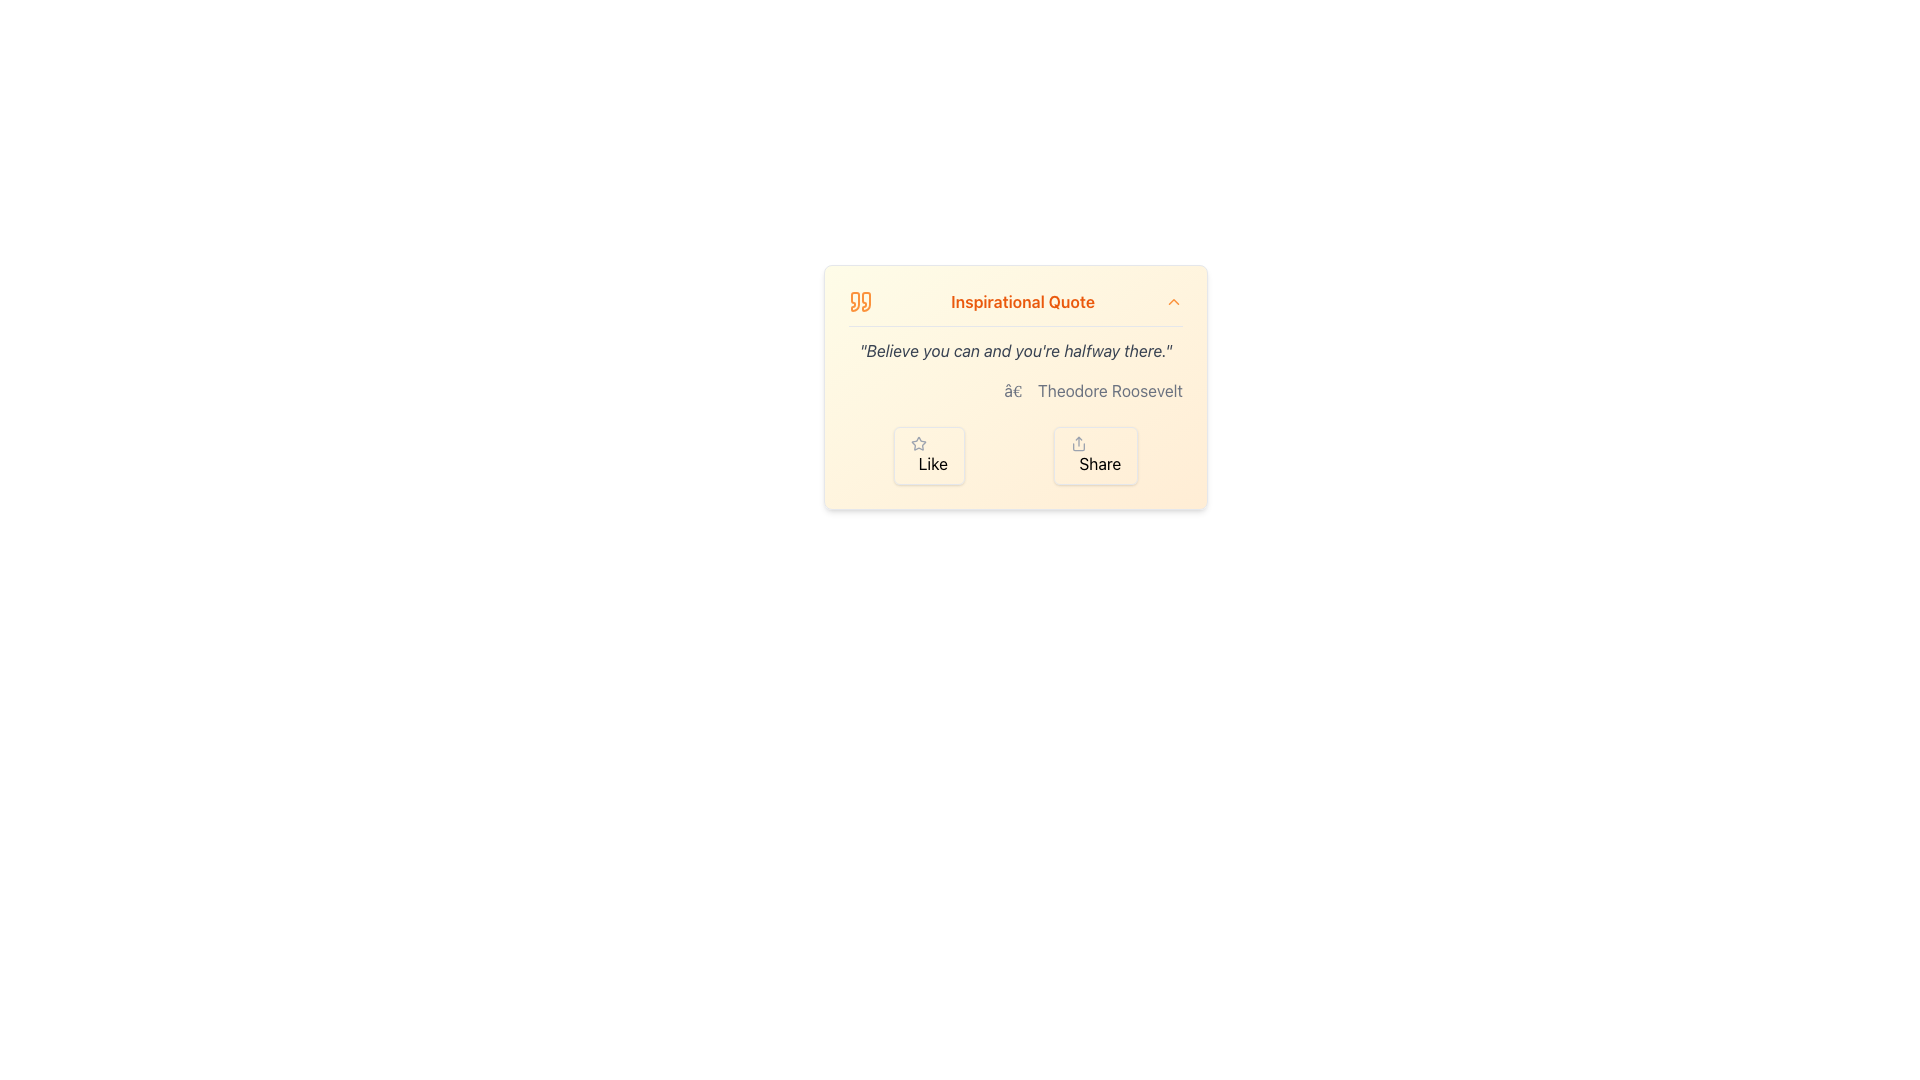 The width and height of the screenshot is (1920, 1080). I want to click on the Text Display element that shows a motivational quote, located at the top section of the card labeled 'Inspirational Quote', so click(1016, 350).